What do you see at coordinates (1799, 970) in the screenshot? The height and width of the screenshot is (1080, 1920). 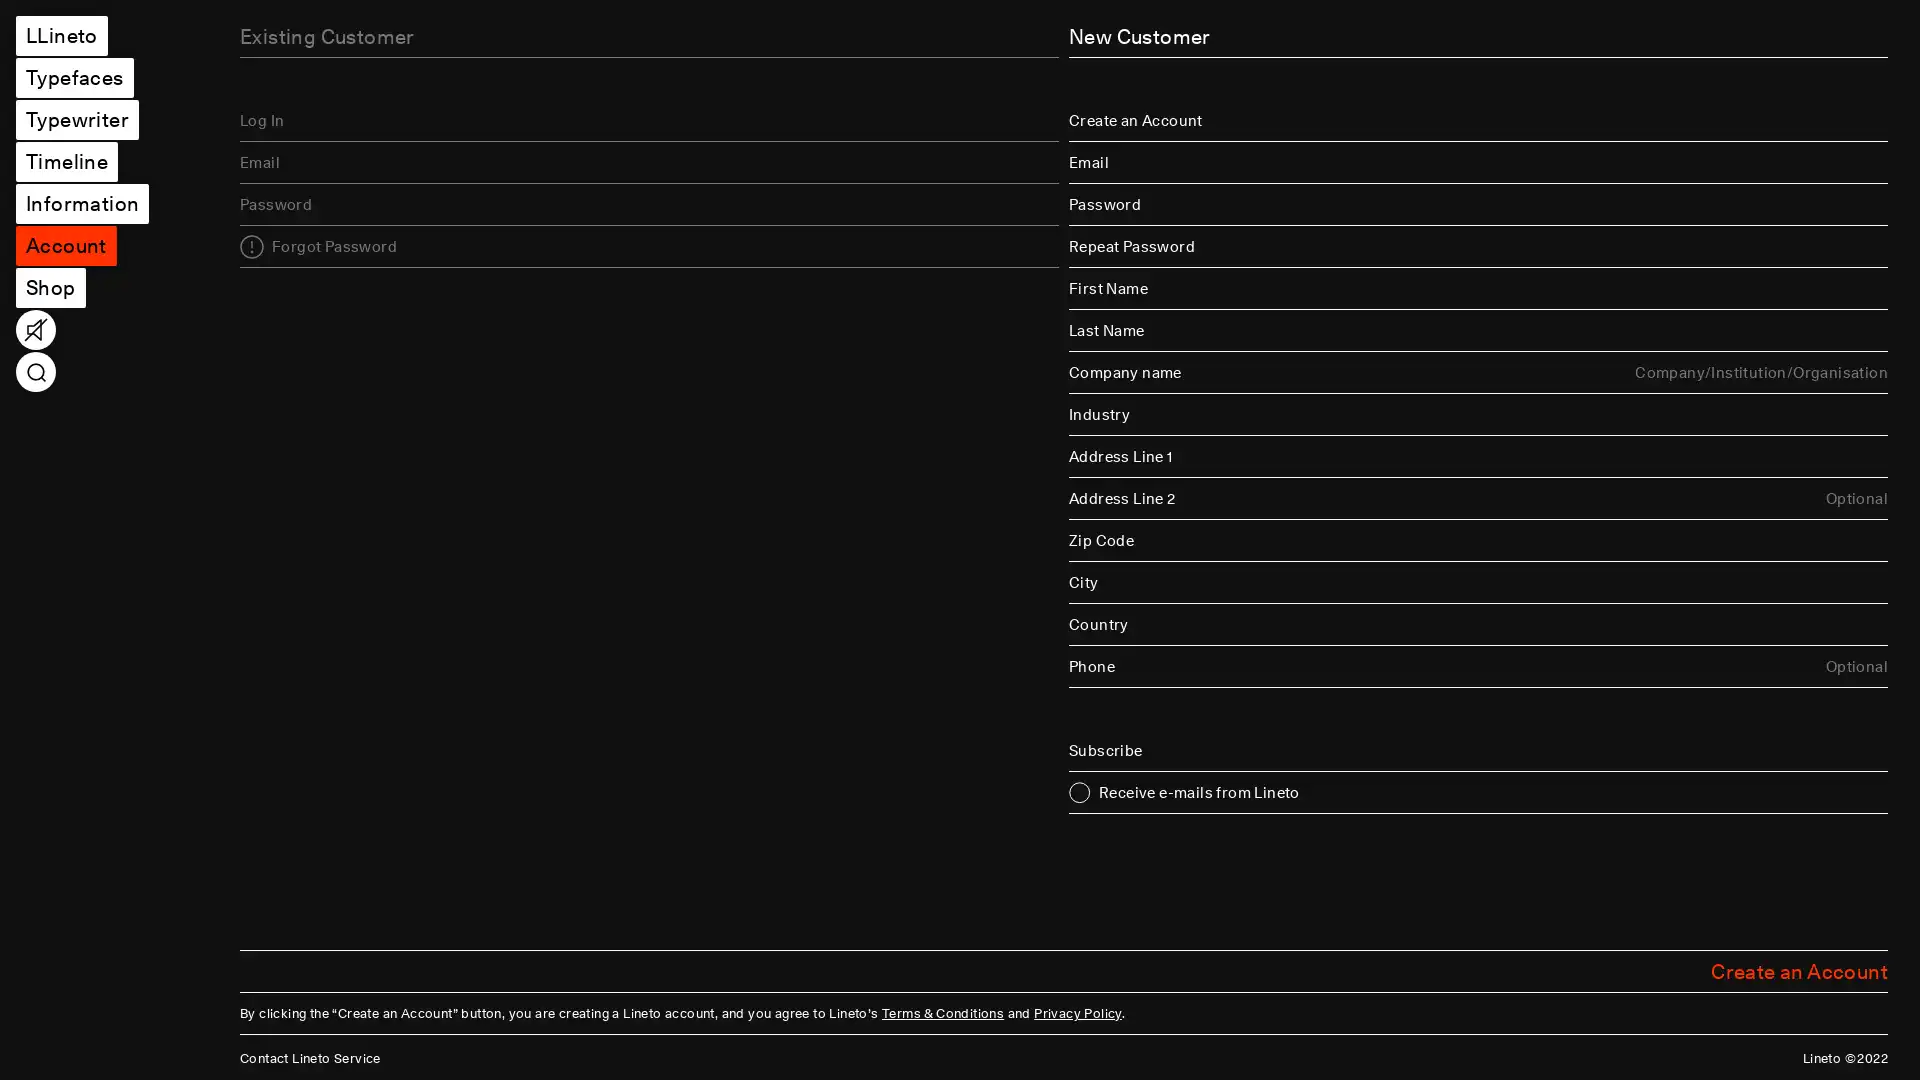 I see `Create an Account` at bounding box center [1799, 970].